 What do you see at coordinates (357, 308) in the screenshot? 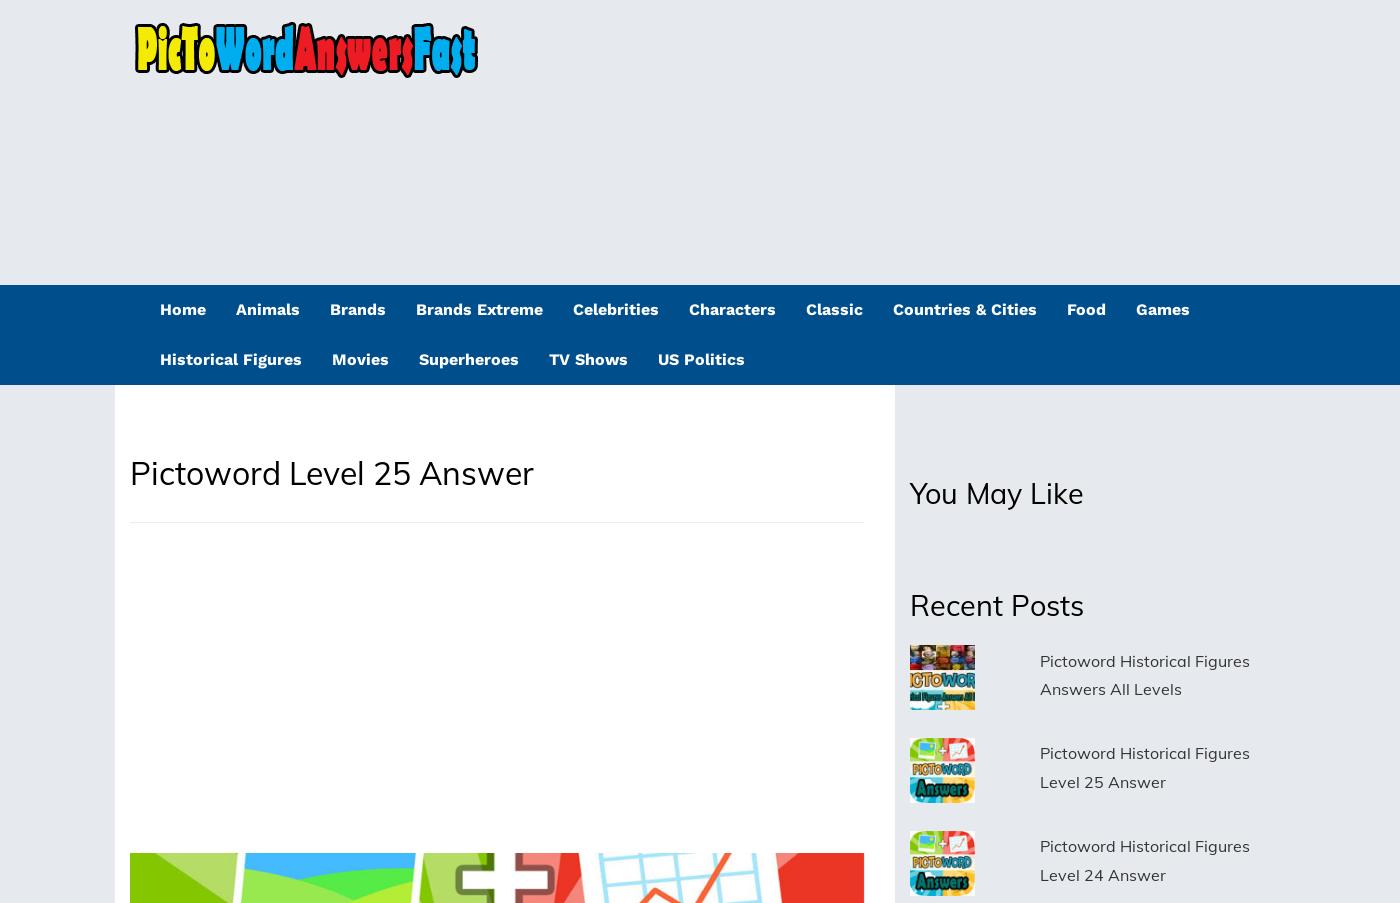
I see `'Brands'` at bounding box center [357, 308].